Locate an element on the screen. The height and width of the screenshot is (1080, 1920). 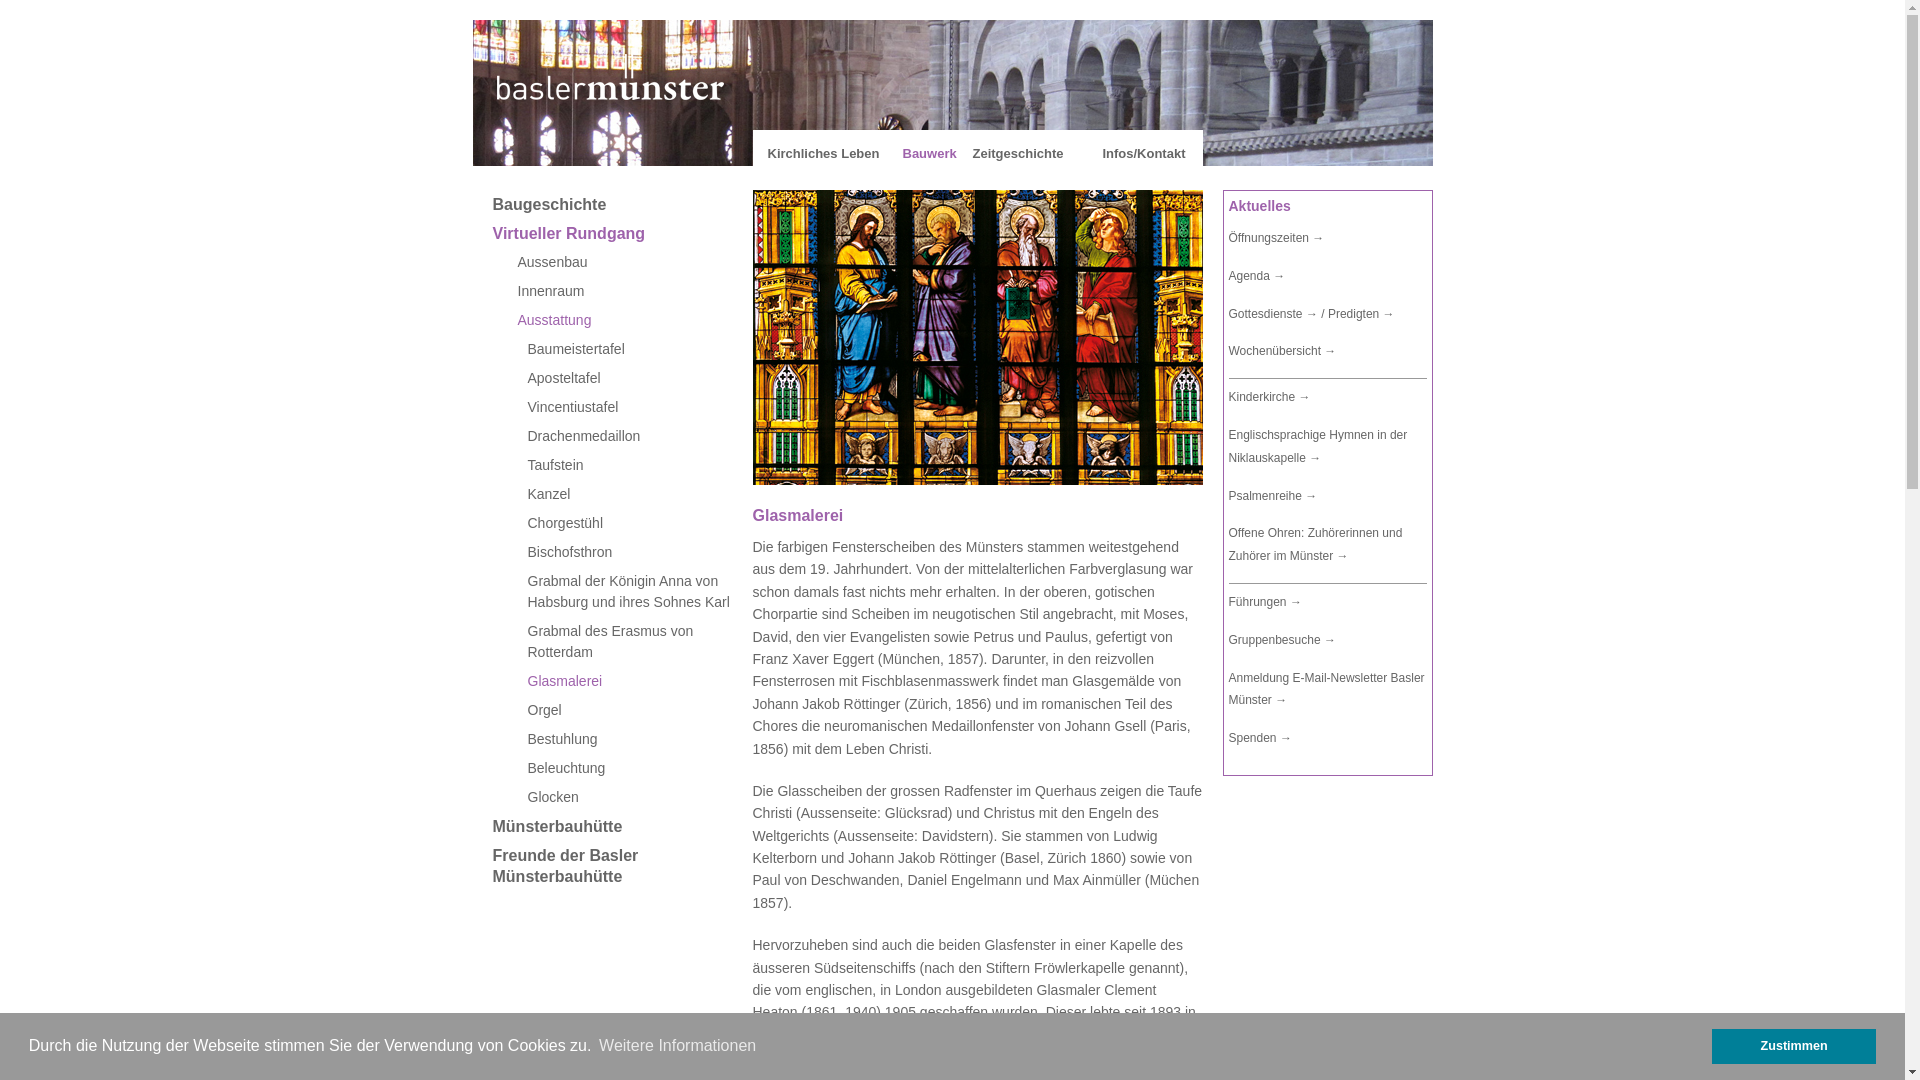
'Vincentiustafel' is located at coordinates (626, 406).